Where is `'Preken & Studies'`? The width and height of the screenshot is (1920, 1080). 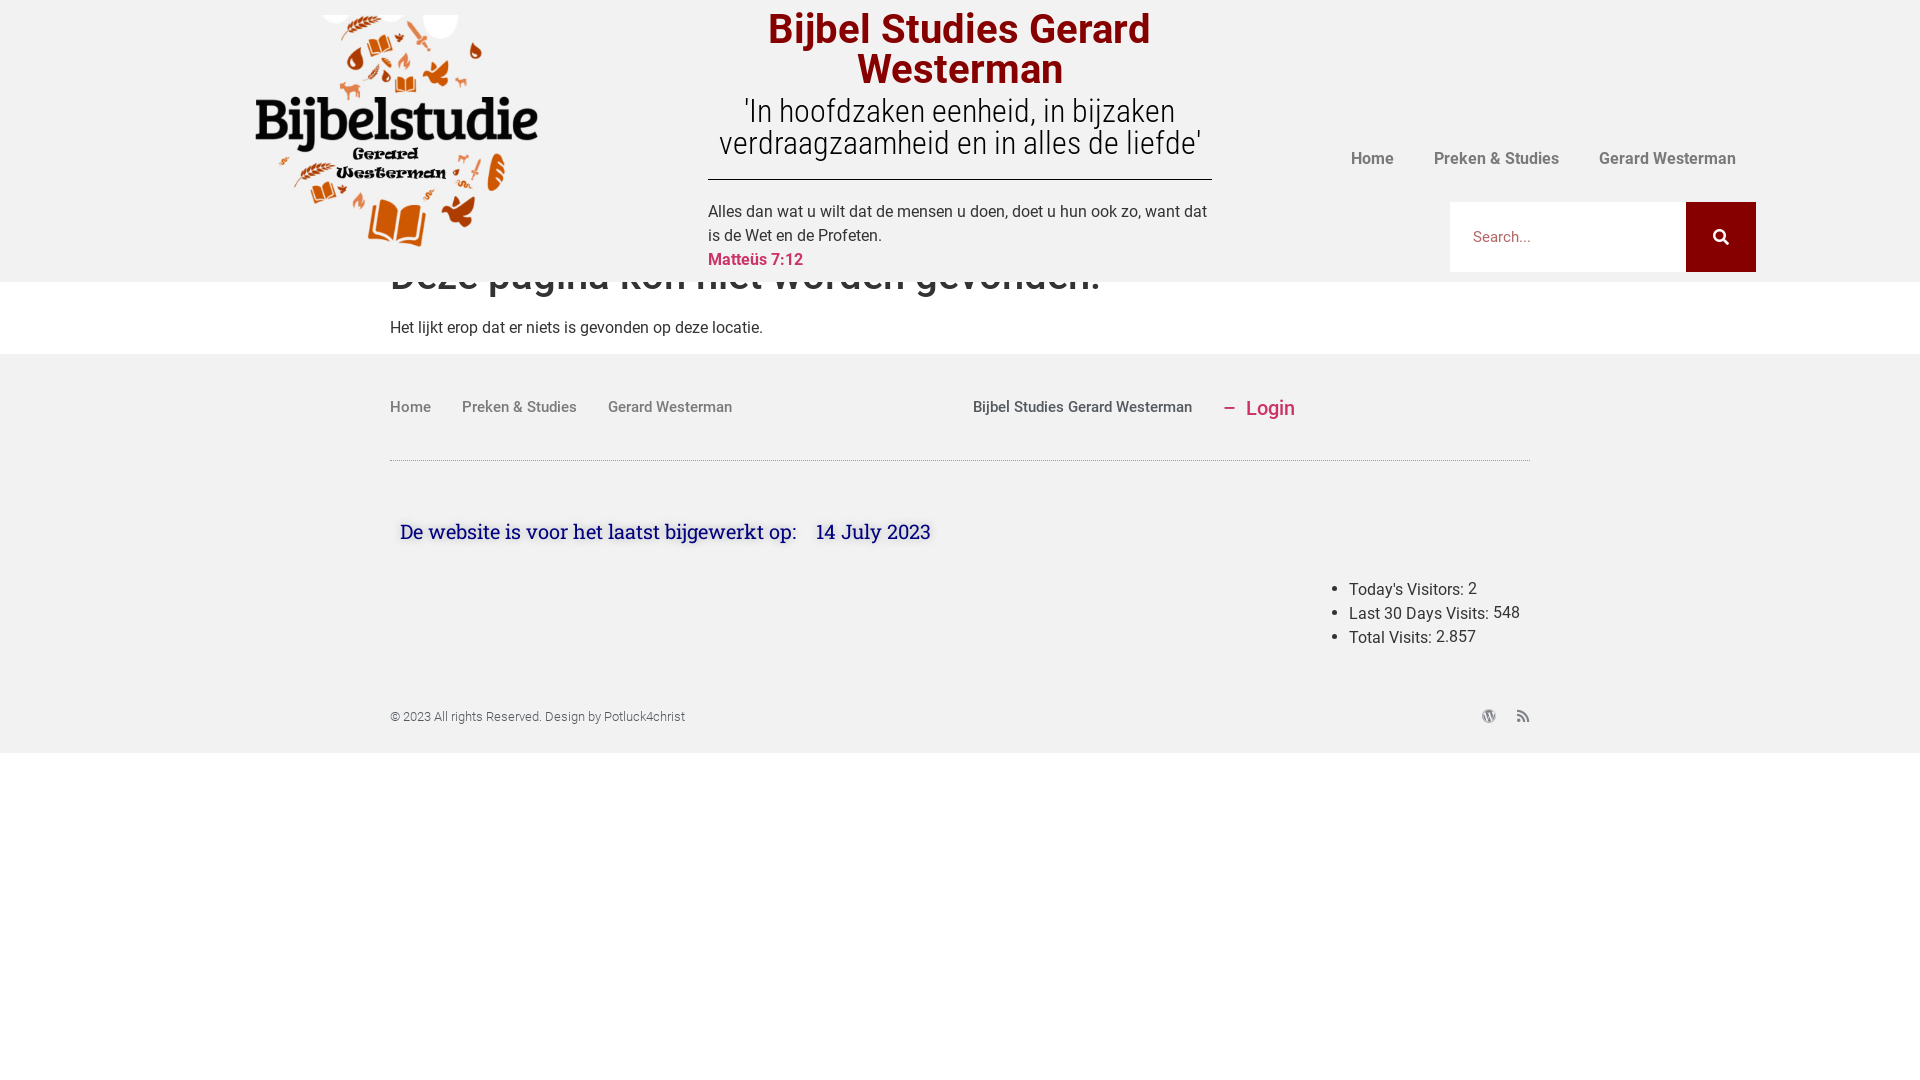
'Preken & Studies' is located at coordinates (1496, 157).